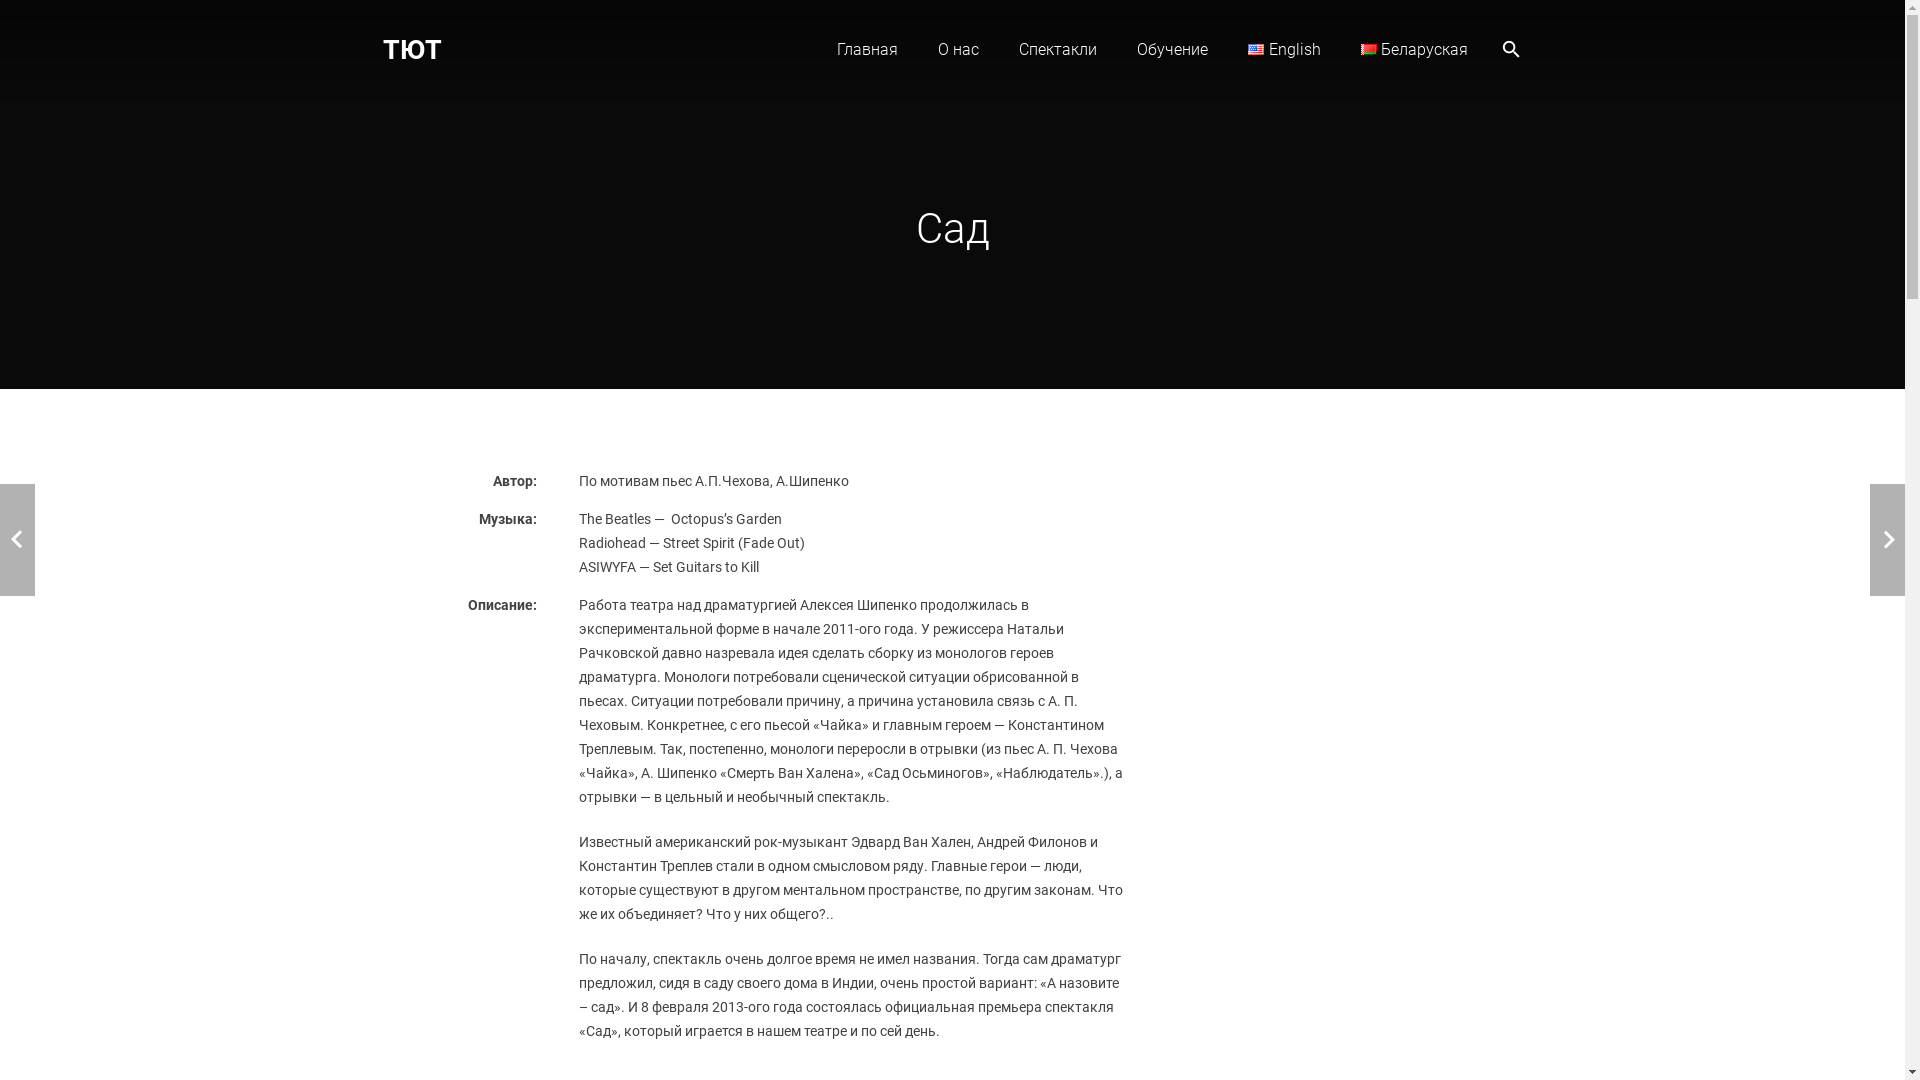 The height and width of the screenshot is (1080, 1920). I want to click on 'English', so click(1255, 48).